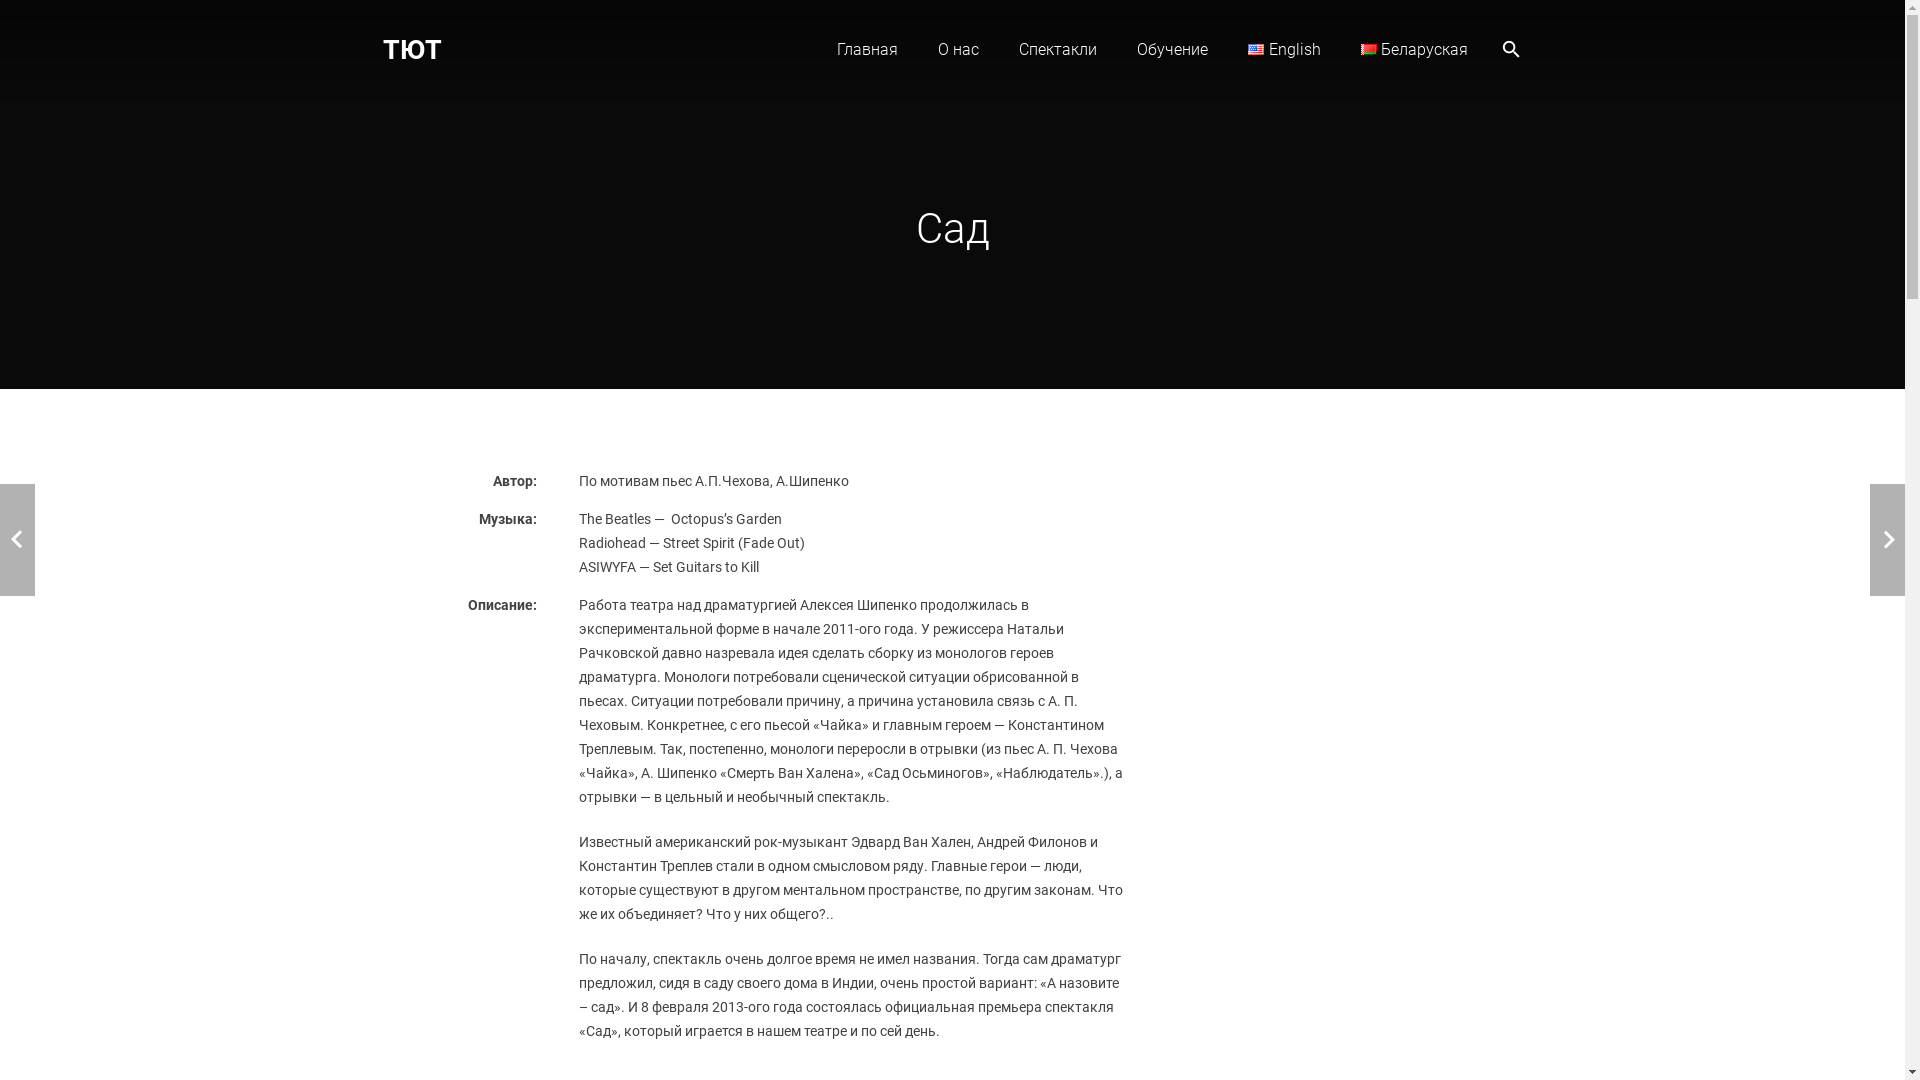 The height and width of the screenshot is (1080, 1920). I want to click on 'English', so click(1255, 48).